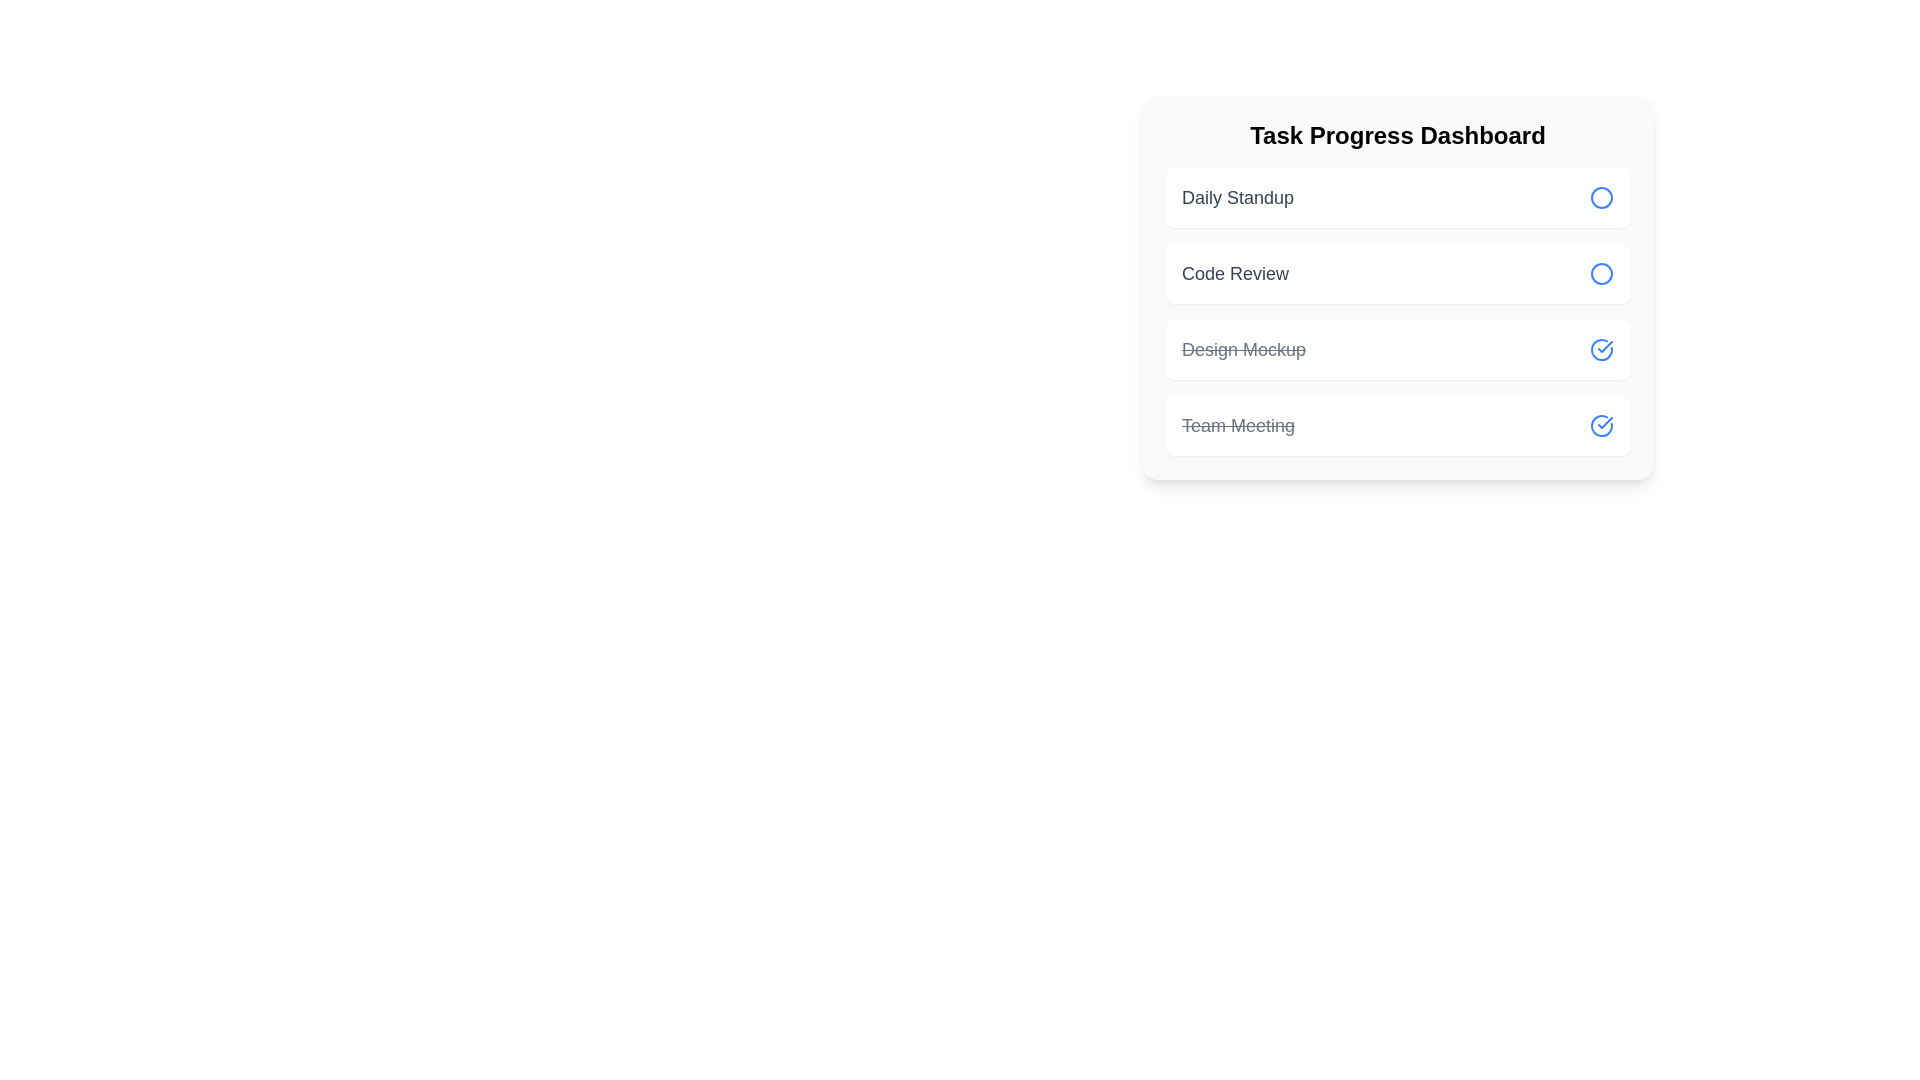 The image size is (1920, 1080). I want to click on the interactive circular icon button located in the 'Daily Standup' row of the 'Task Progress Dashboard' to interact with the task, so click(1602, 197).